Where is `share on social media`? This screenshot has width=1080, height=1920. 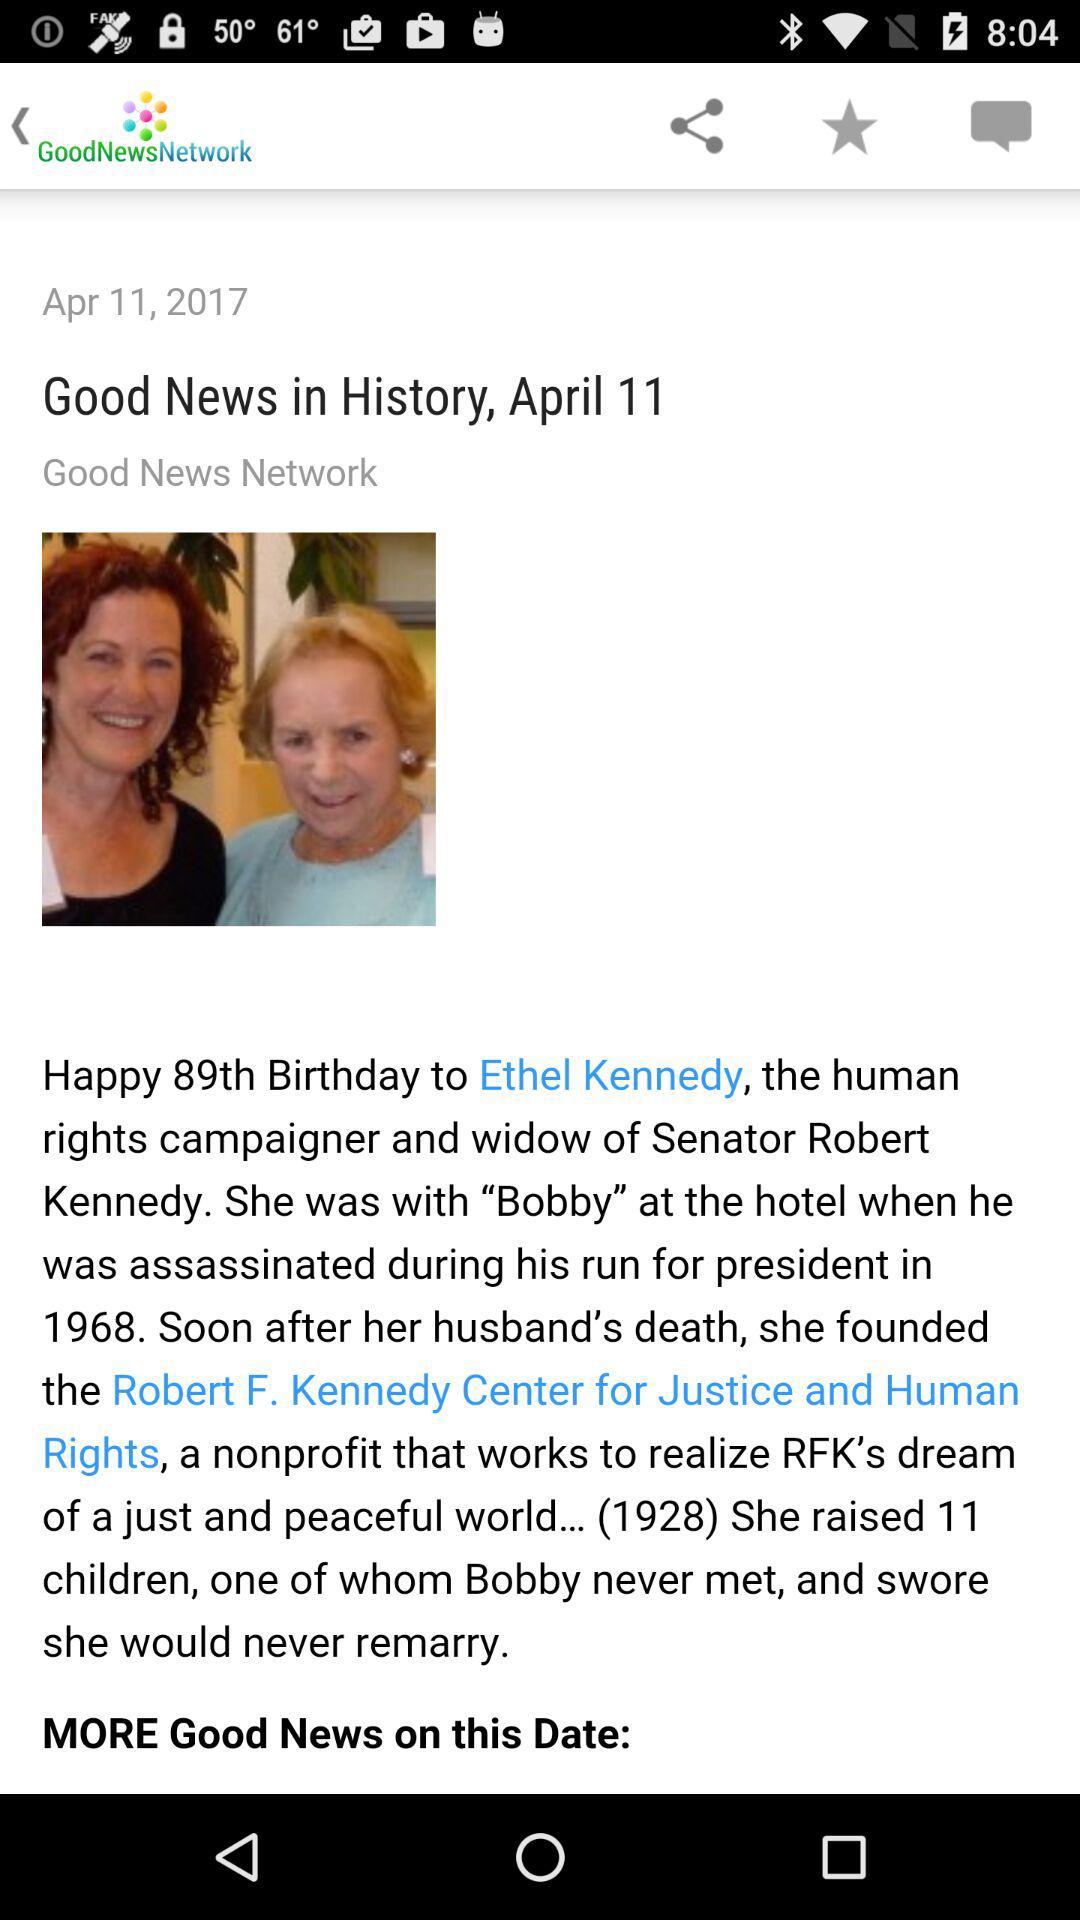
share on social media is located at coordinates (695, 124).